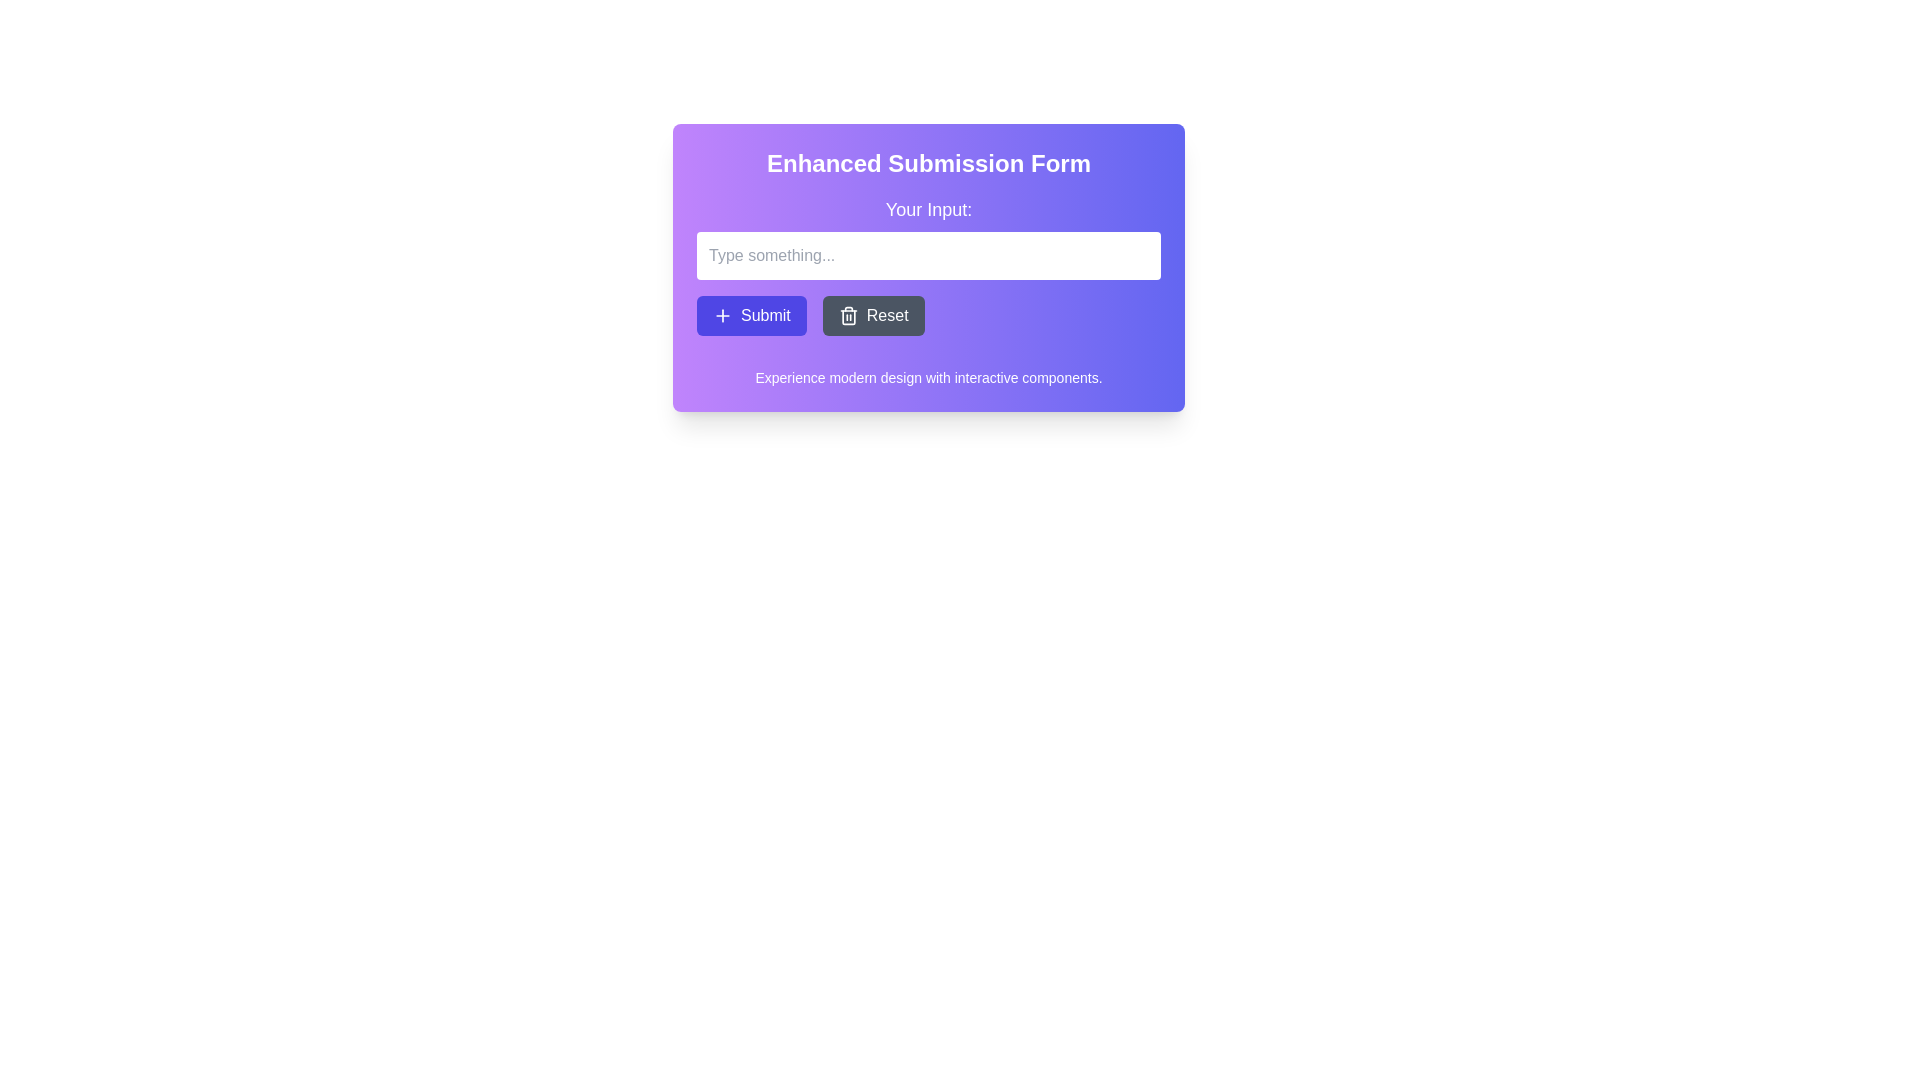 This screenshot has width=1920, height=1080. Describe the element at coordinates (928, 237) in the screenshot. I see `the text input field located in the 'Enhanced Submission Form' card to focus on it` at that location.